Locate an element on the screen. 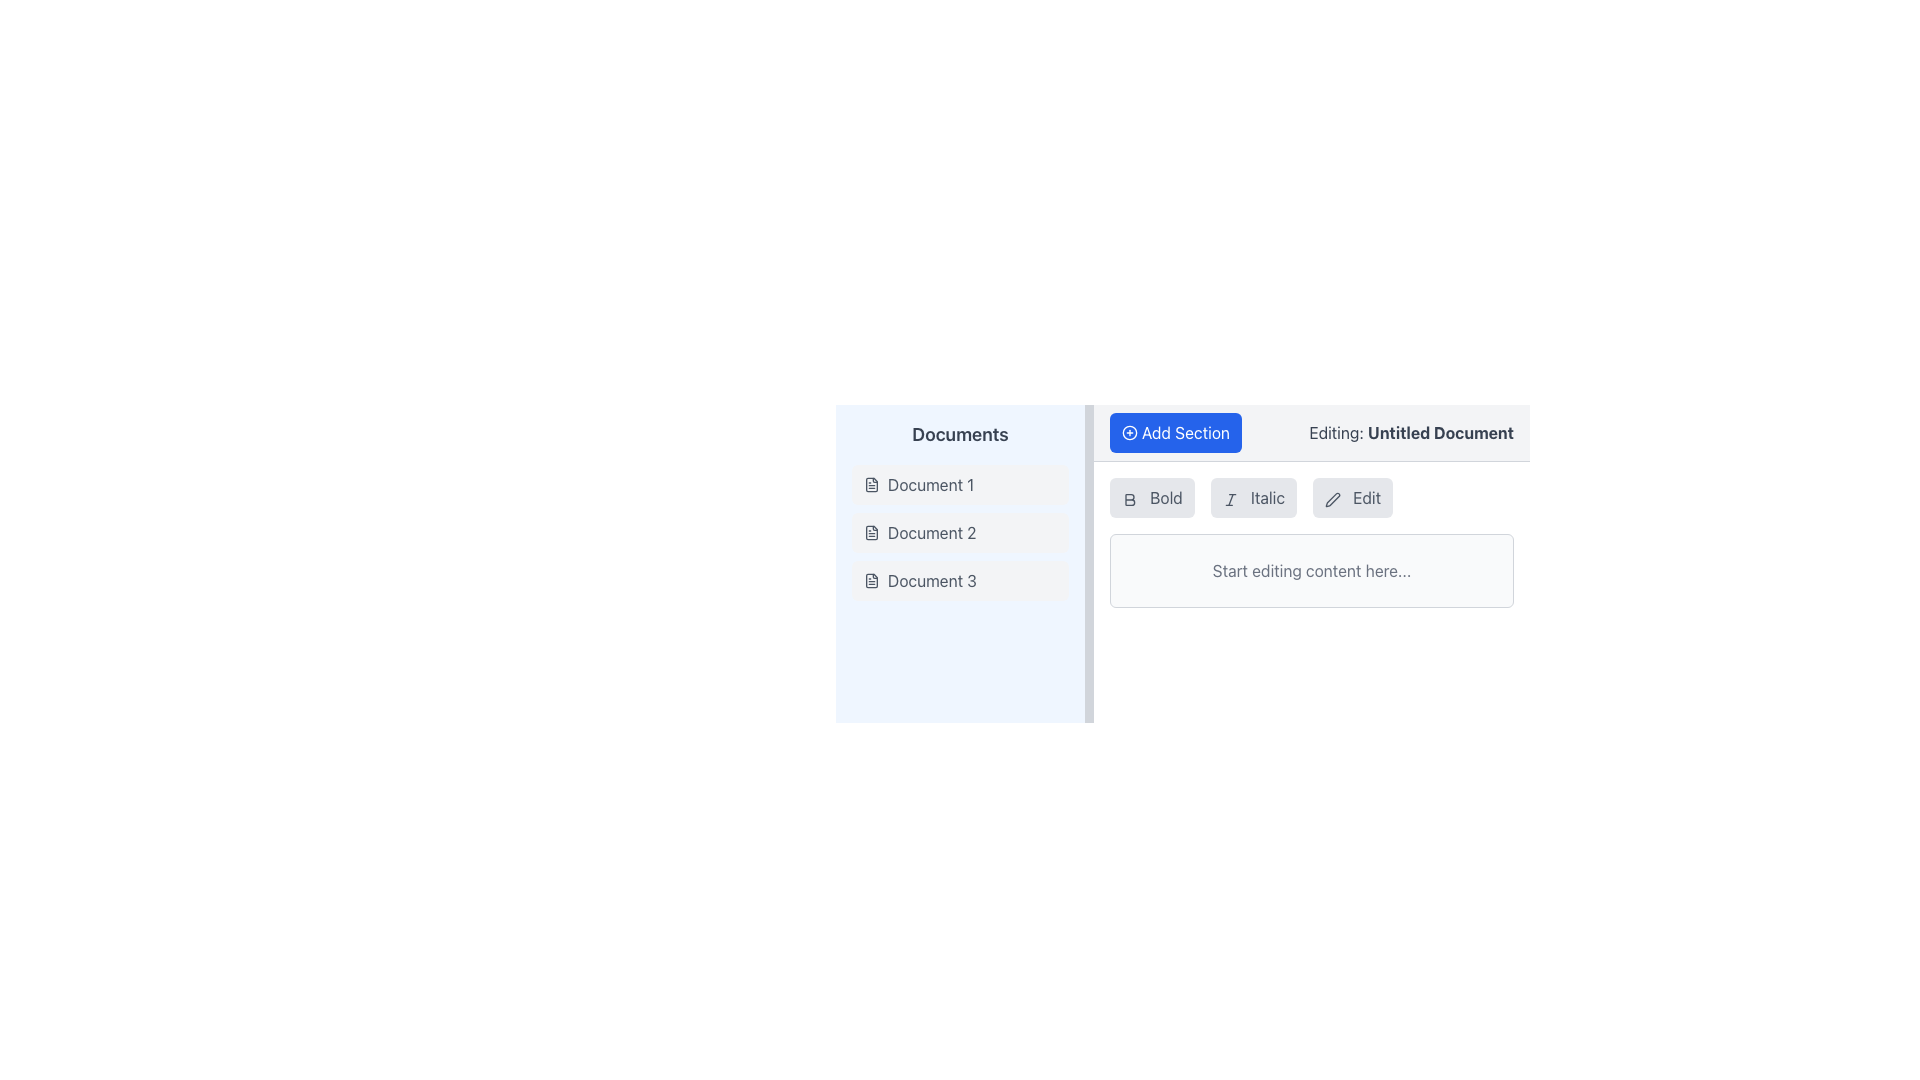 The height and width of the screenshot is (1080, 1920). the small gray document icon resembling text, located to the left of 'Document 3' is located at coordinates (872, 581).